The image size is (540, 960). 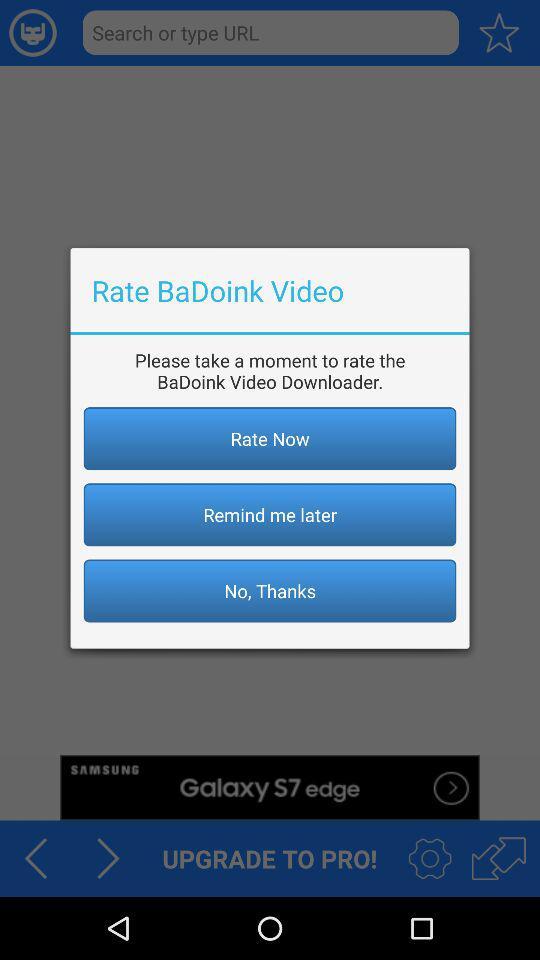 I want to click on the item above the remind me later item, so click(x=270, y=438).